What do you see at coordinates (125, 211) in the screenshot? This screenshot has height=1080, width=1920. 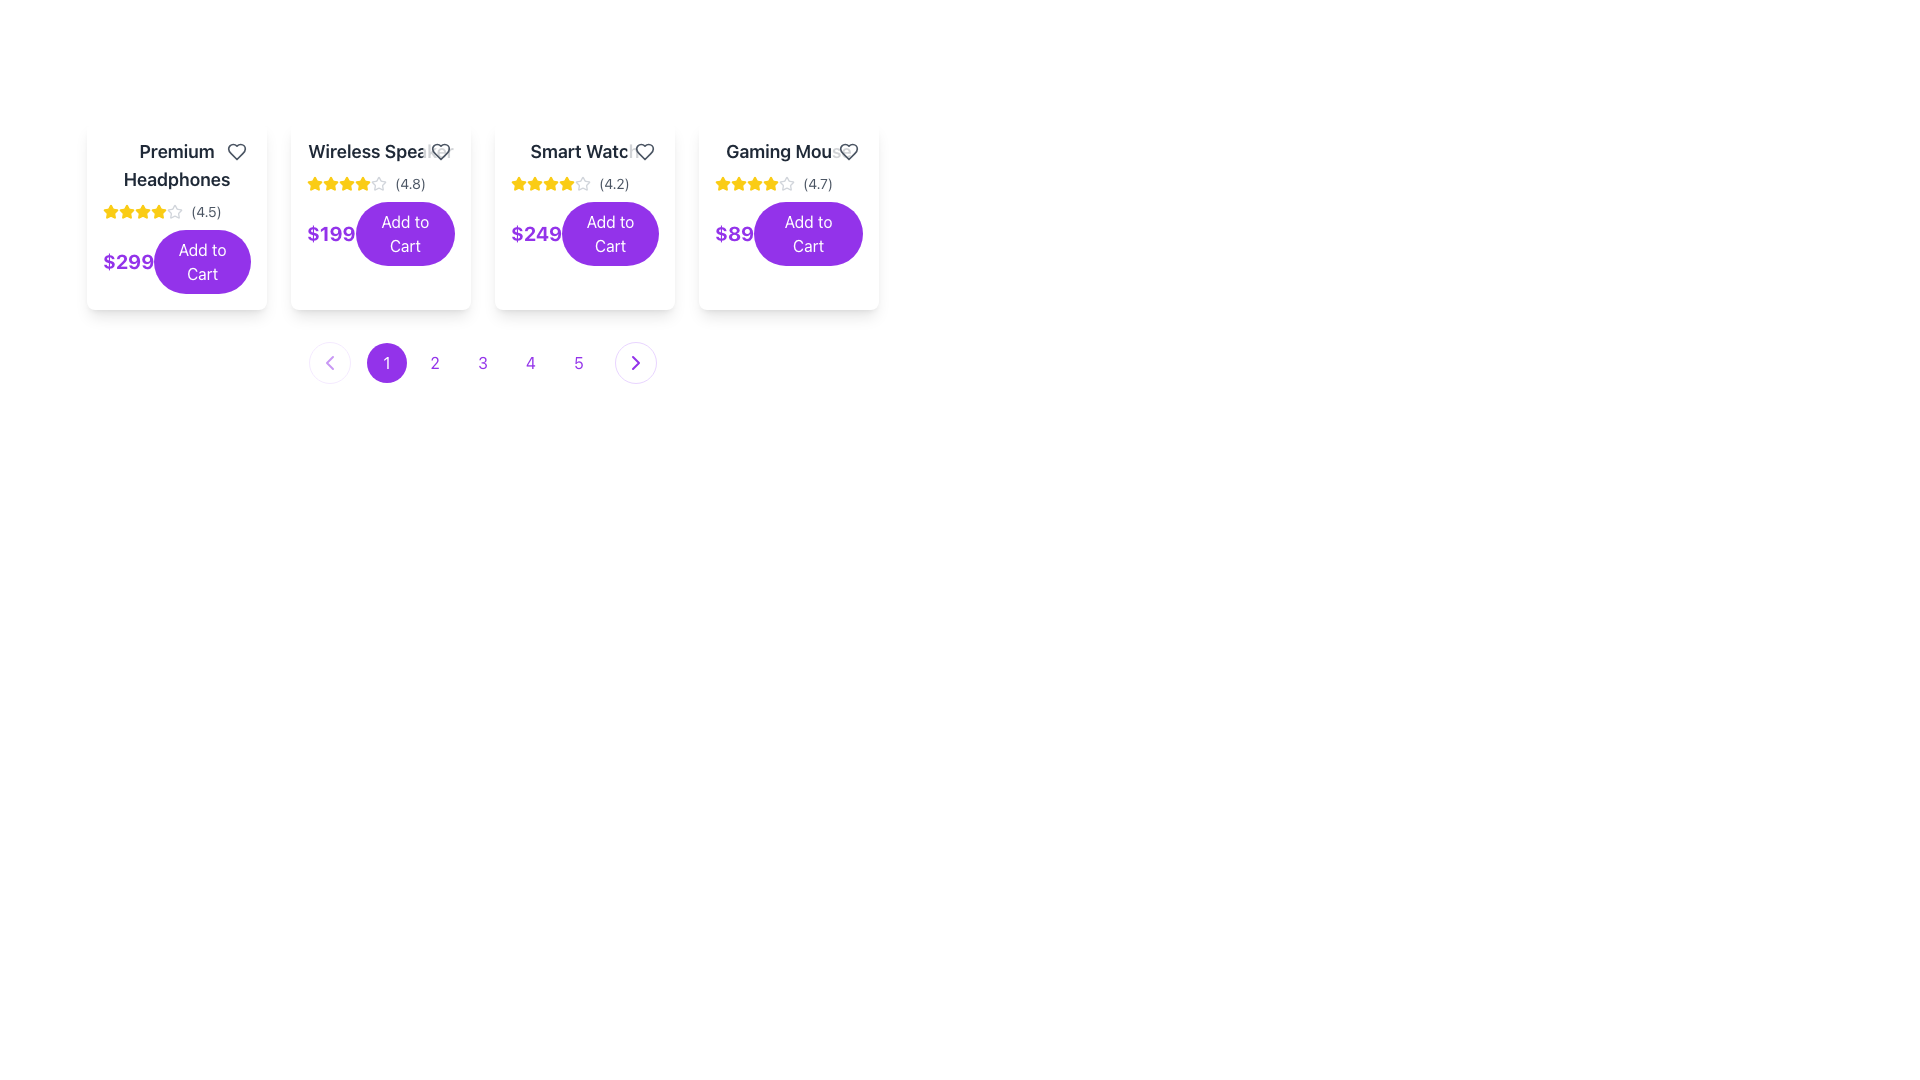 I see `the second star-shaped icon in the rating display system for the 'Premium Headphones' product card, which is filled with yellow color and part of a set of five stars` at bounding box center [125, 211].